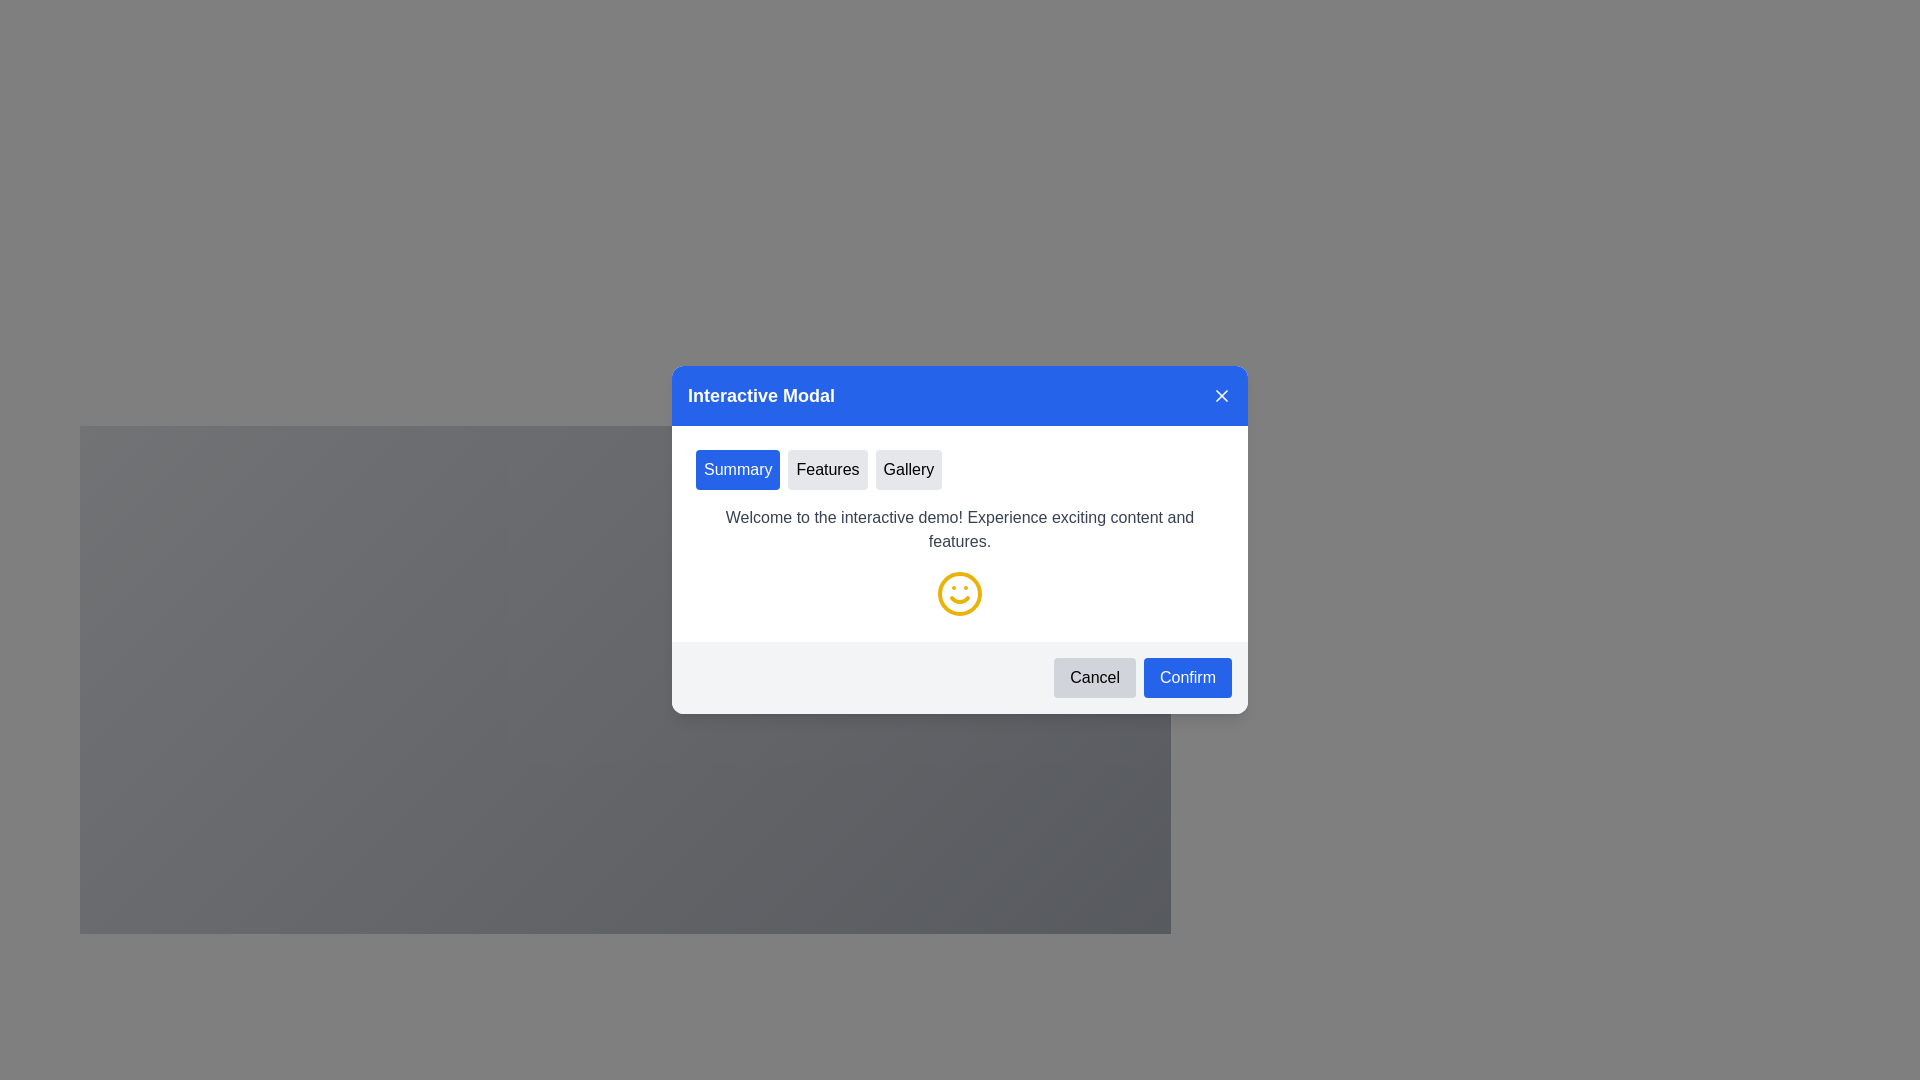 This screenshot has width=1920, height=1080. Describe the element at coordinates (737, 470) in the screenshot. I see `the 'Summary' button, which is a rectangular button with a blue background and white text, located at the top-center of the modal window` at that location.